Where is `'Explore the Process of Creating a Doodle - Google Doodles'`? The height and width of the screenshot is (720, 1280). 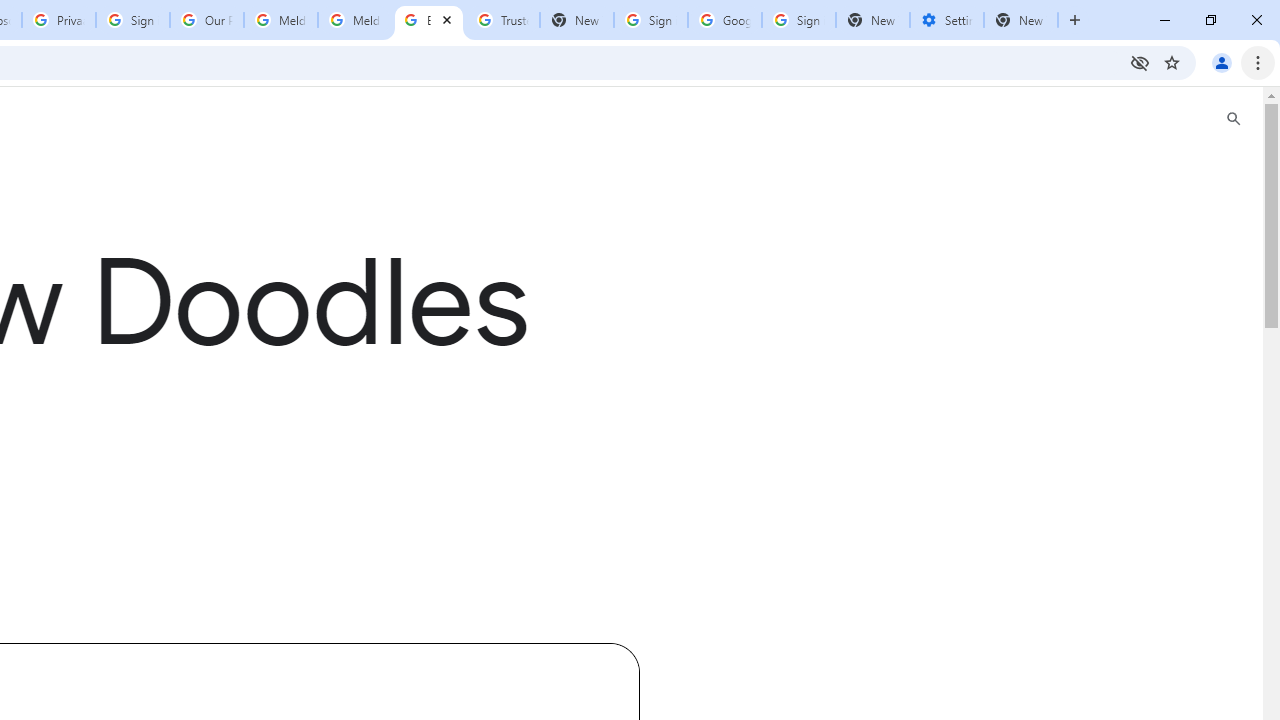 'Explore the Process of Creating a Doodle - Google Doodles' is located at coordinates (427, 20).